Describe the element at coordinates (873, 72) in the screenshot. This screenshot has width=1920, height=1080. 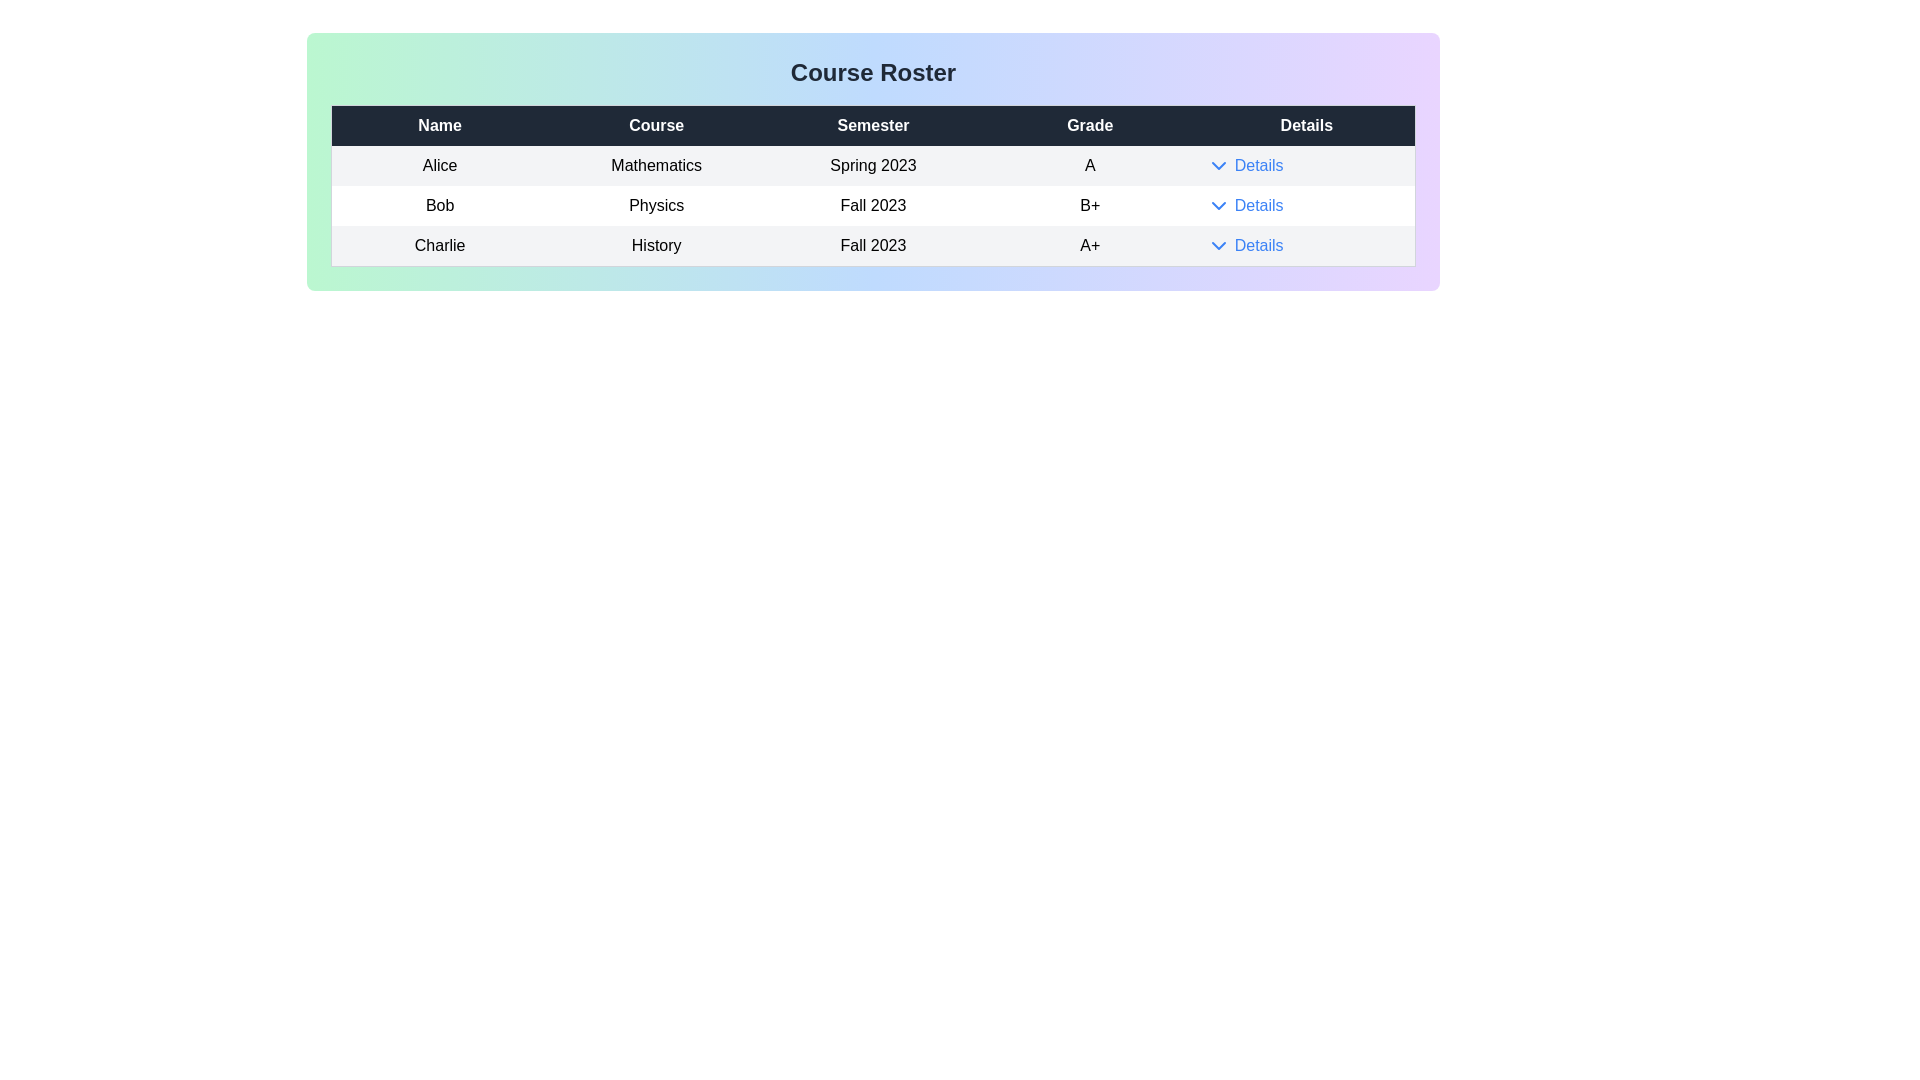
I see `the Text Label that serves as a header title at the top of the gradient-colored header section above the course details table` at that location.